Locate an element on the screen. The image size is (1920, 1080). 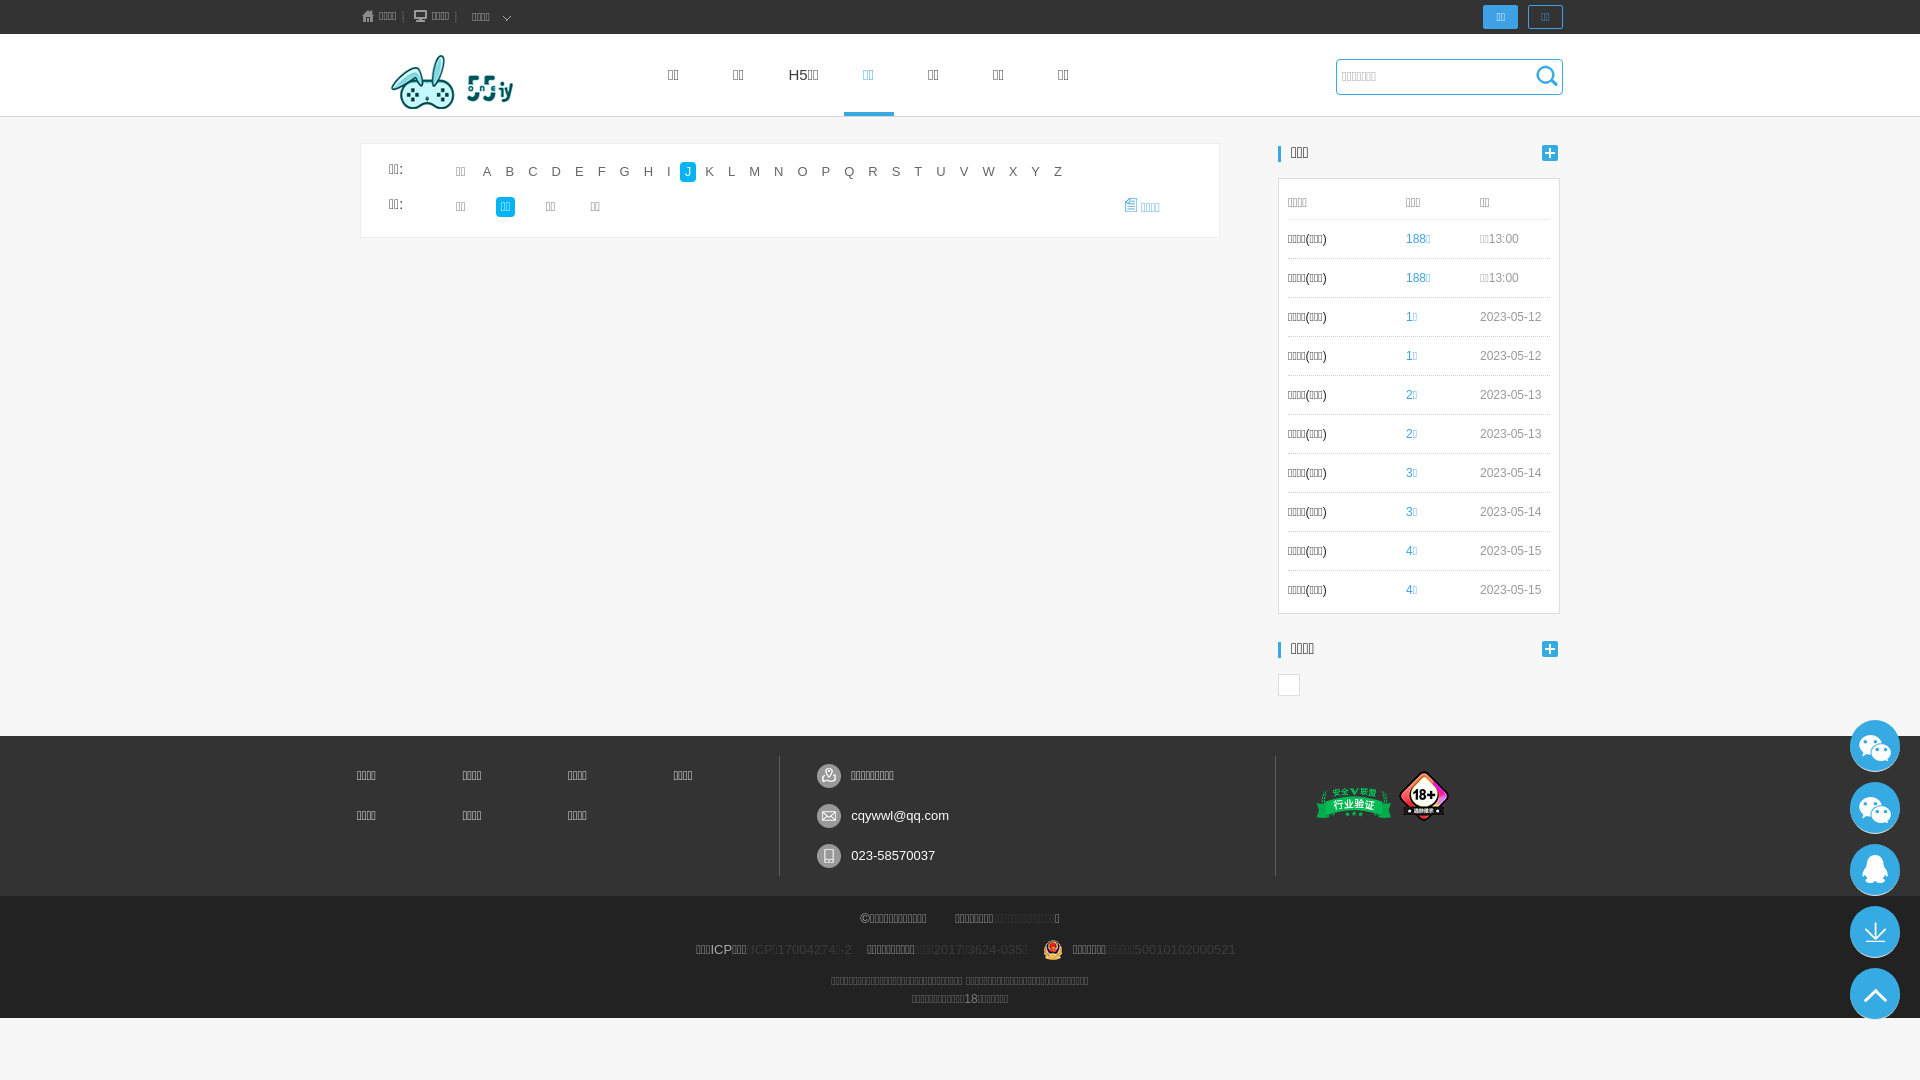
'T' is located at coordinates (916, 171).